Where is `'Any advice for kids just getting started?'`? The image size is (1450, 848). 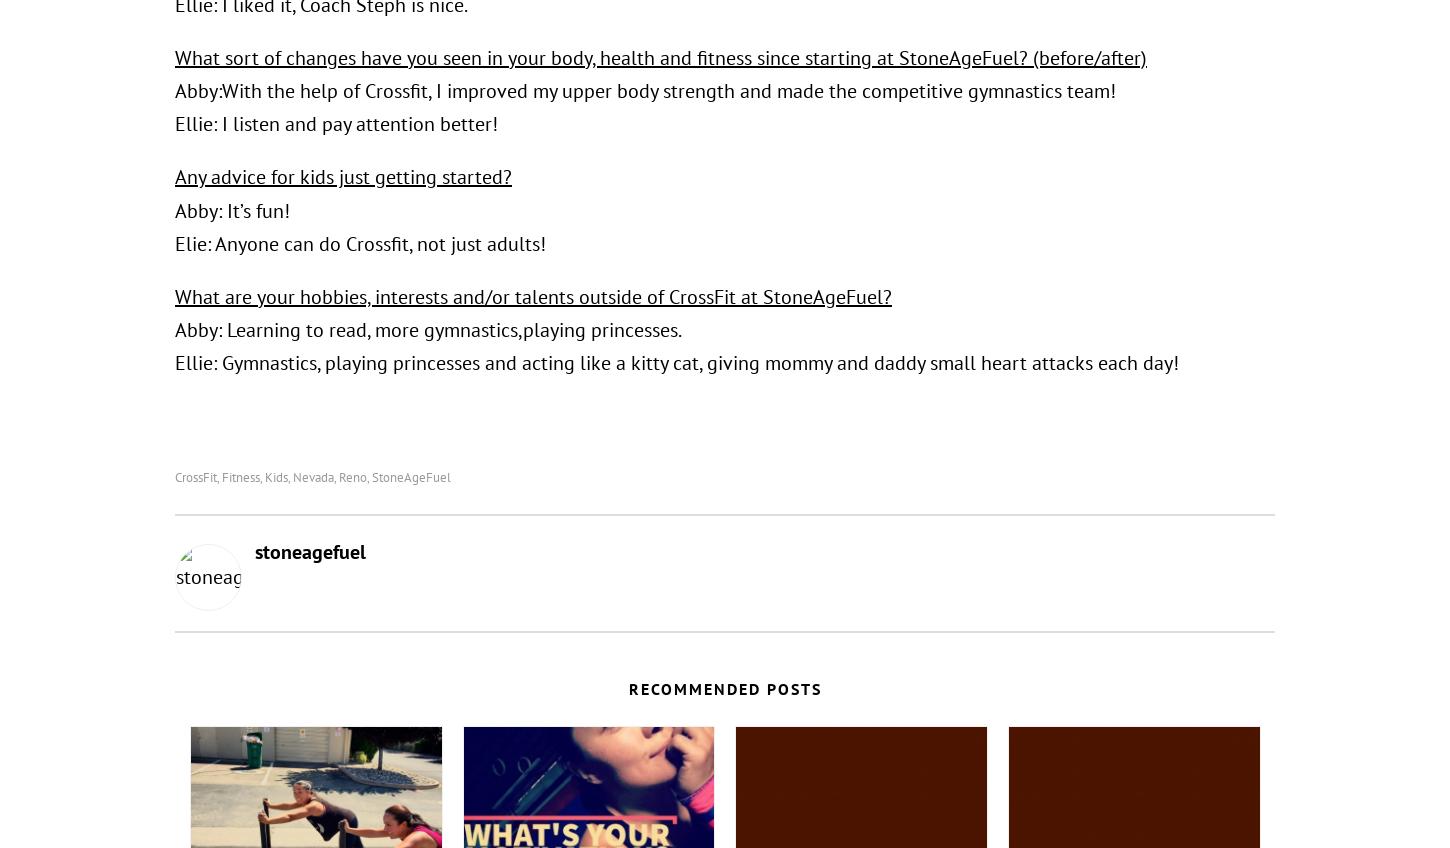 'Any advice for kids just getting started?' is located at coordinates (343, 176).